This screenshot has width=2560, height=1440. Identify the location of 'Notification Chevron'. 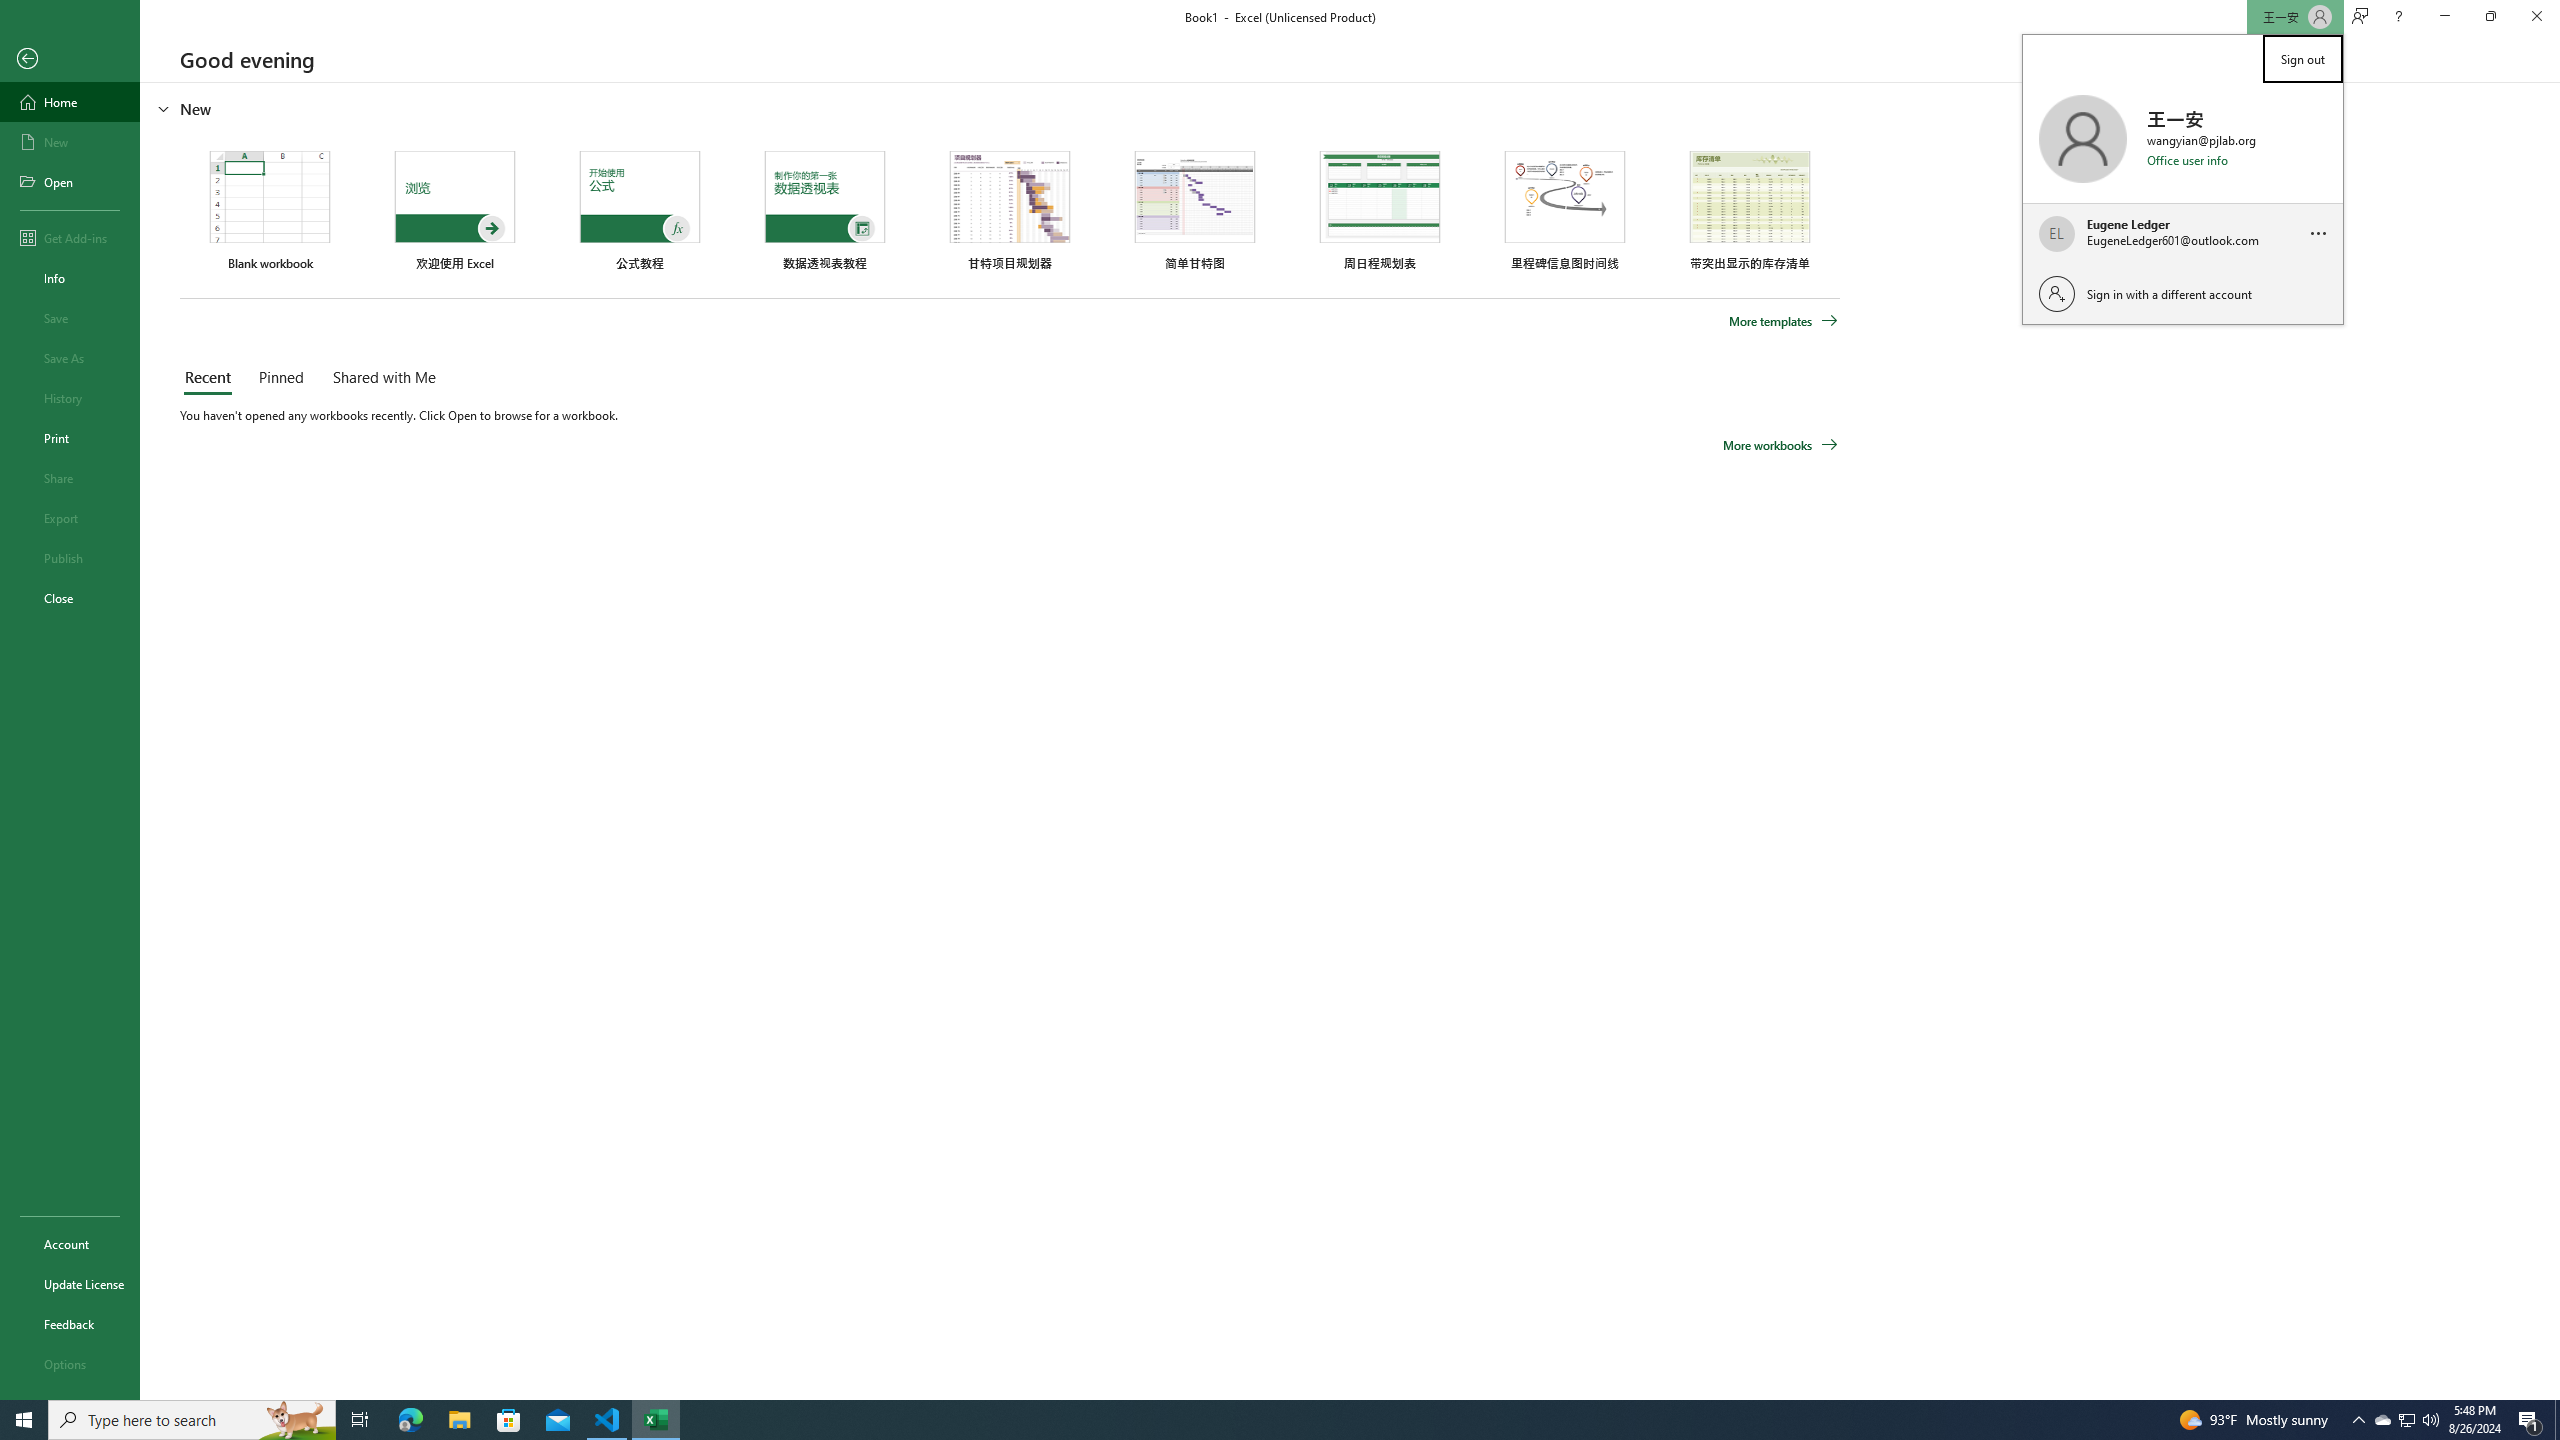
(2359, 1418).